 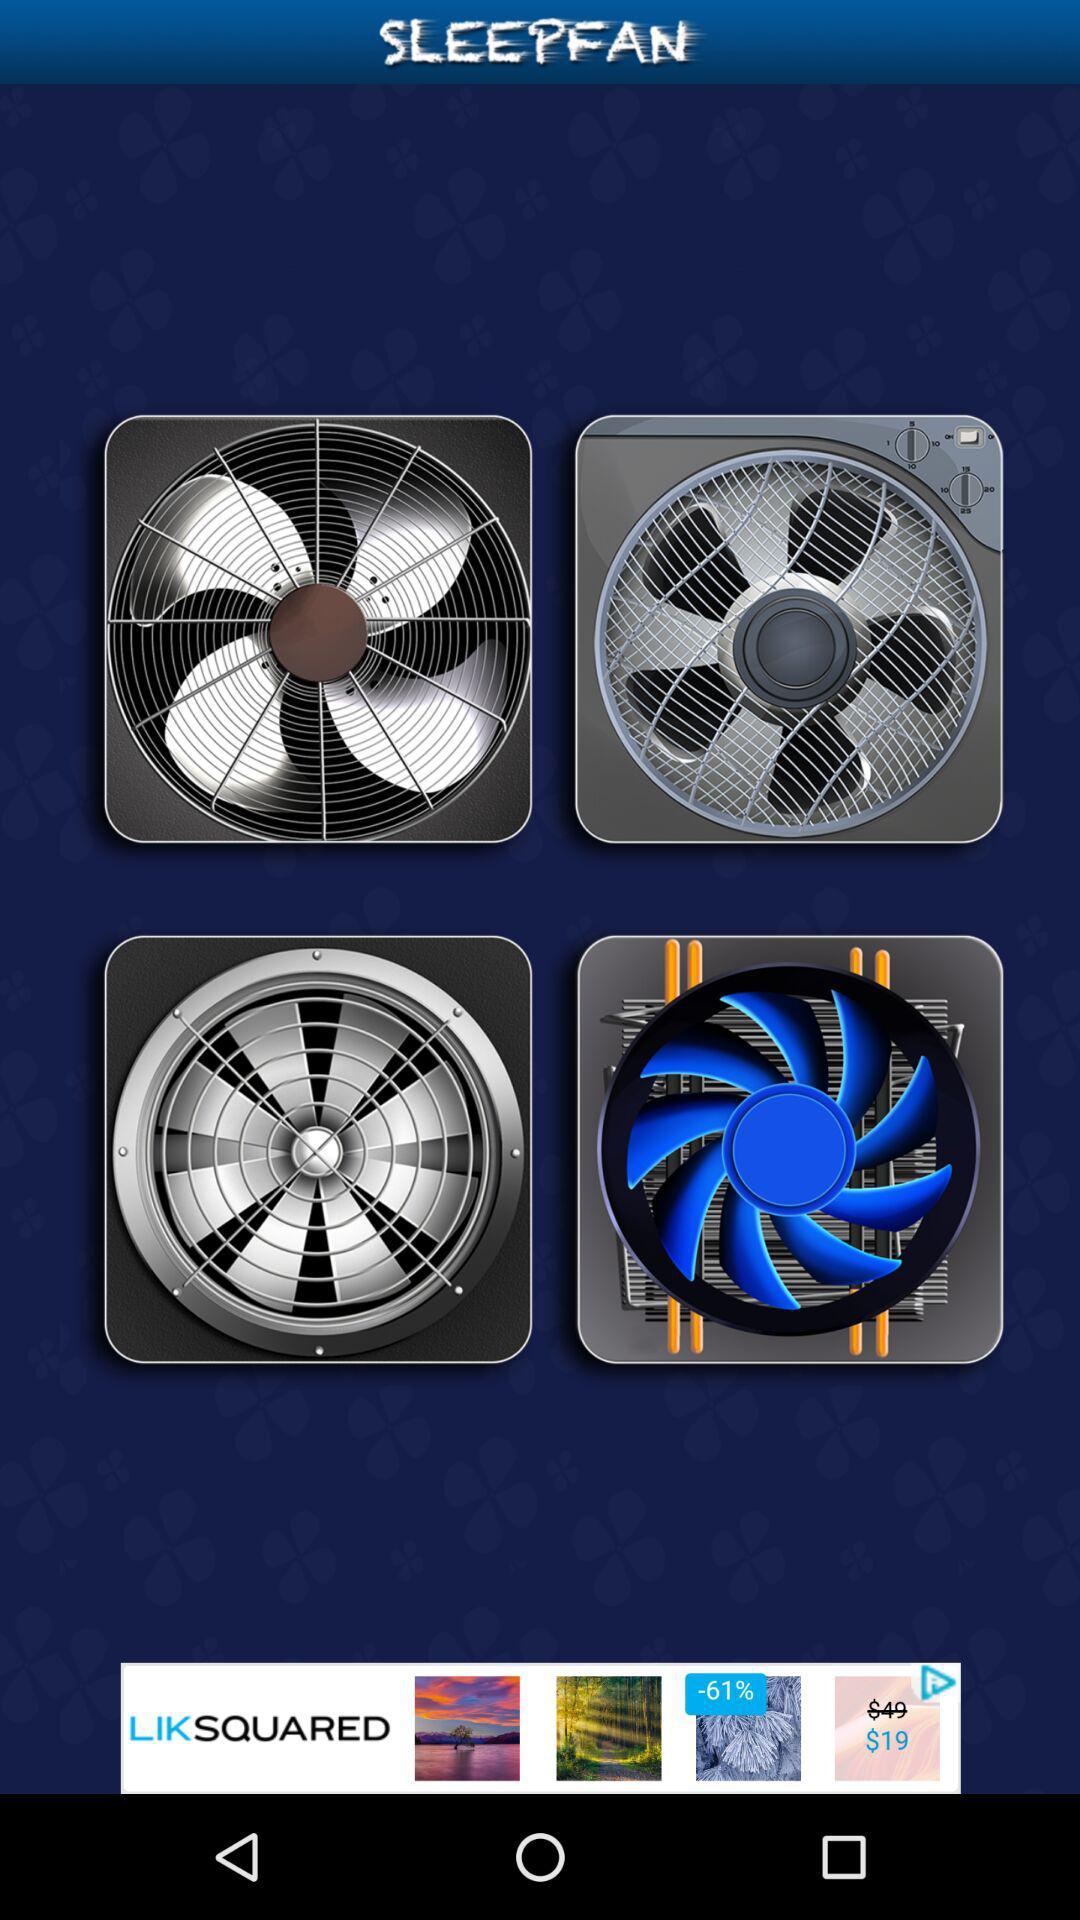 I want to click on the icon on the right, so click(x=774, y=1157).